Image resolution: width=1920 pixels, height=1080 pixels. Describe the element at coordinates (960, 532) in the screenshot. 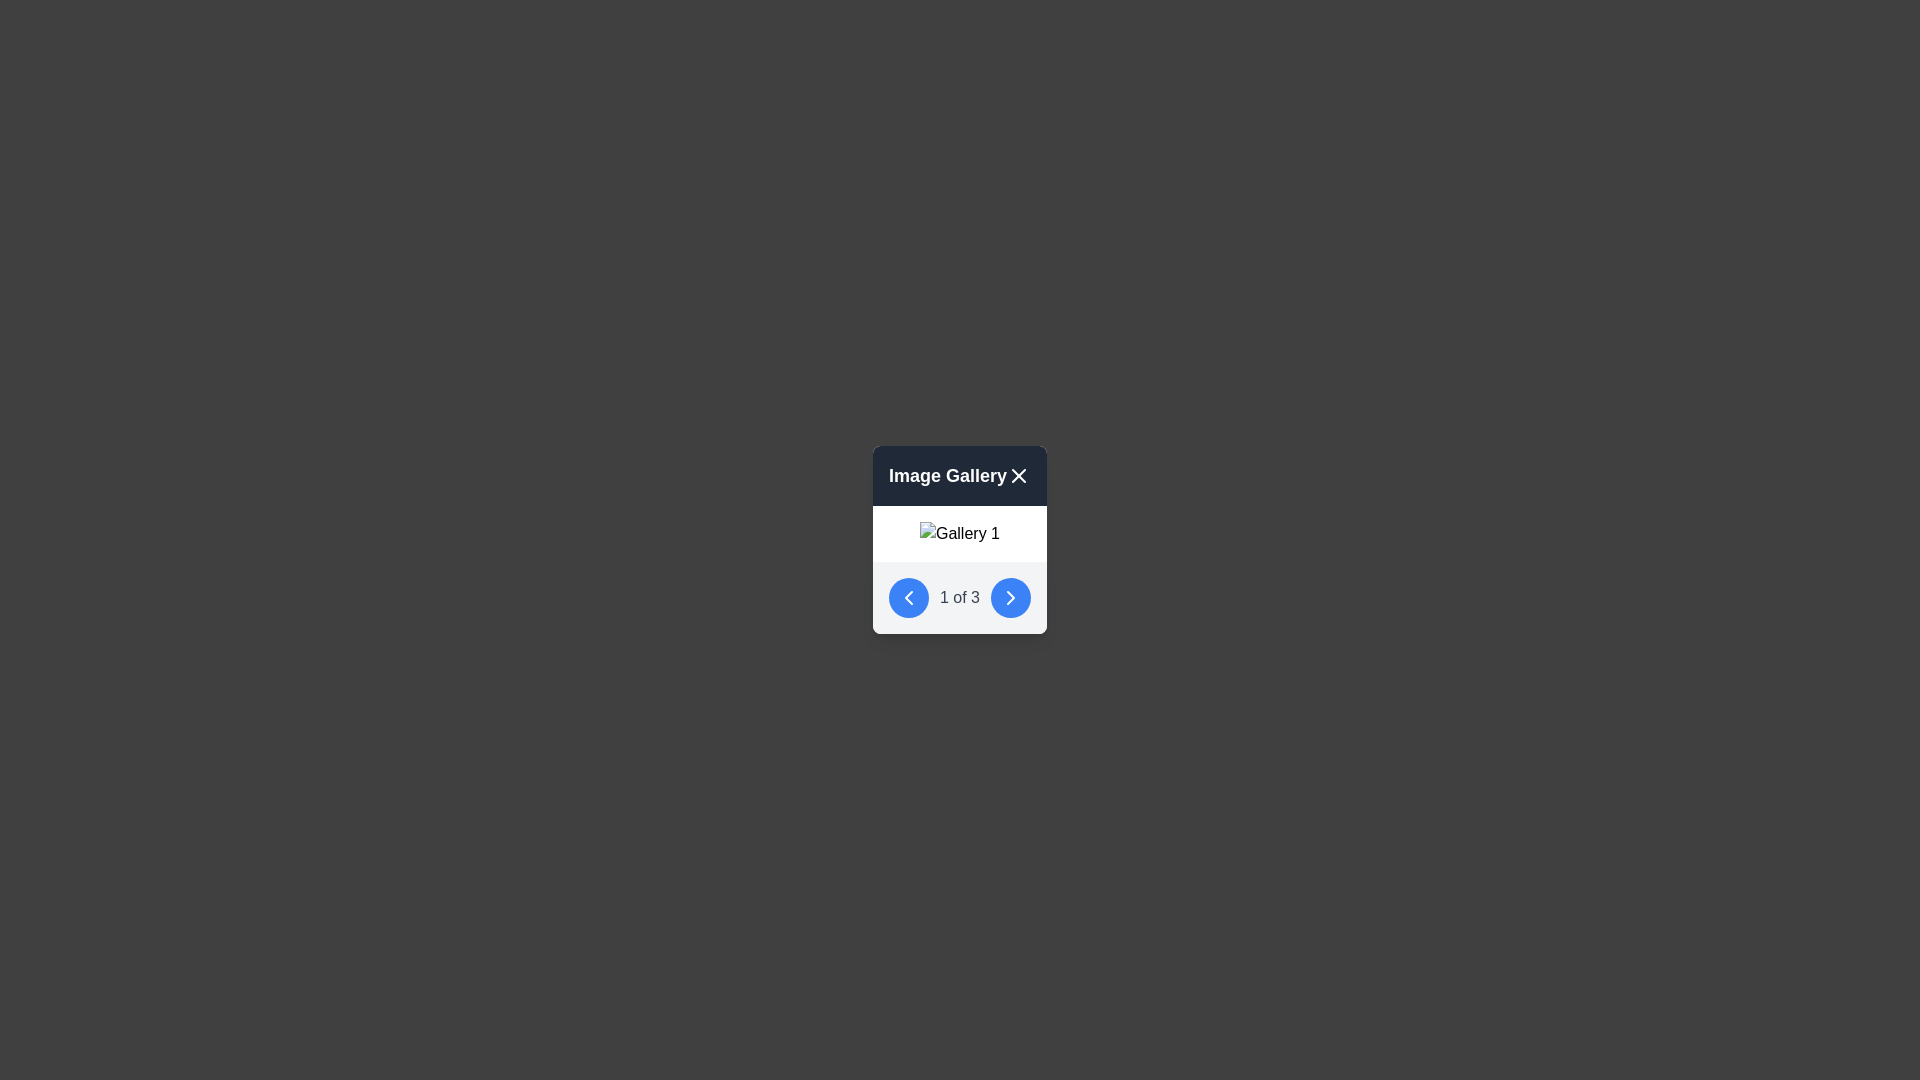

I see `the image display labeled 'Gallery 1' by clicking on it to change the image in the gallery viewer` at that location.